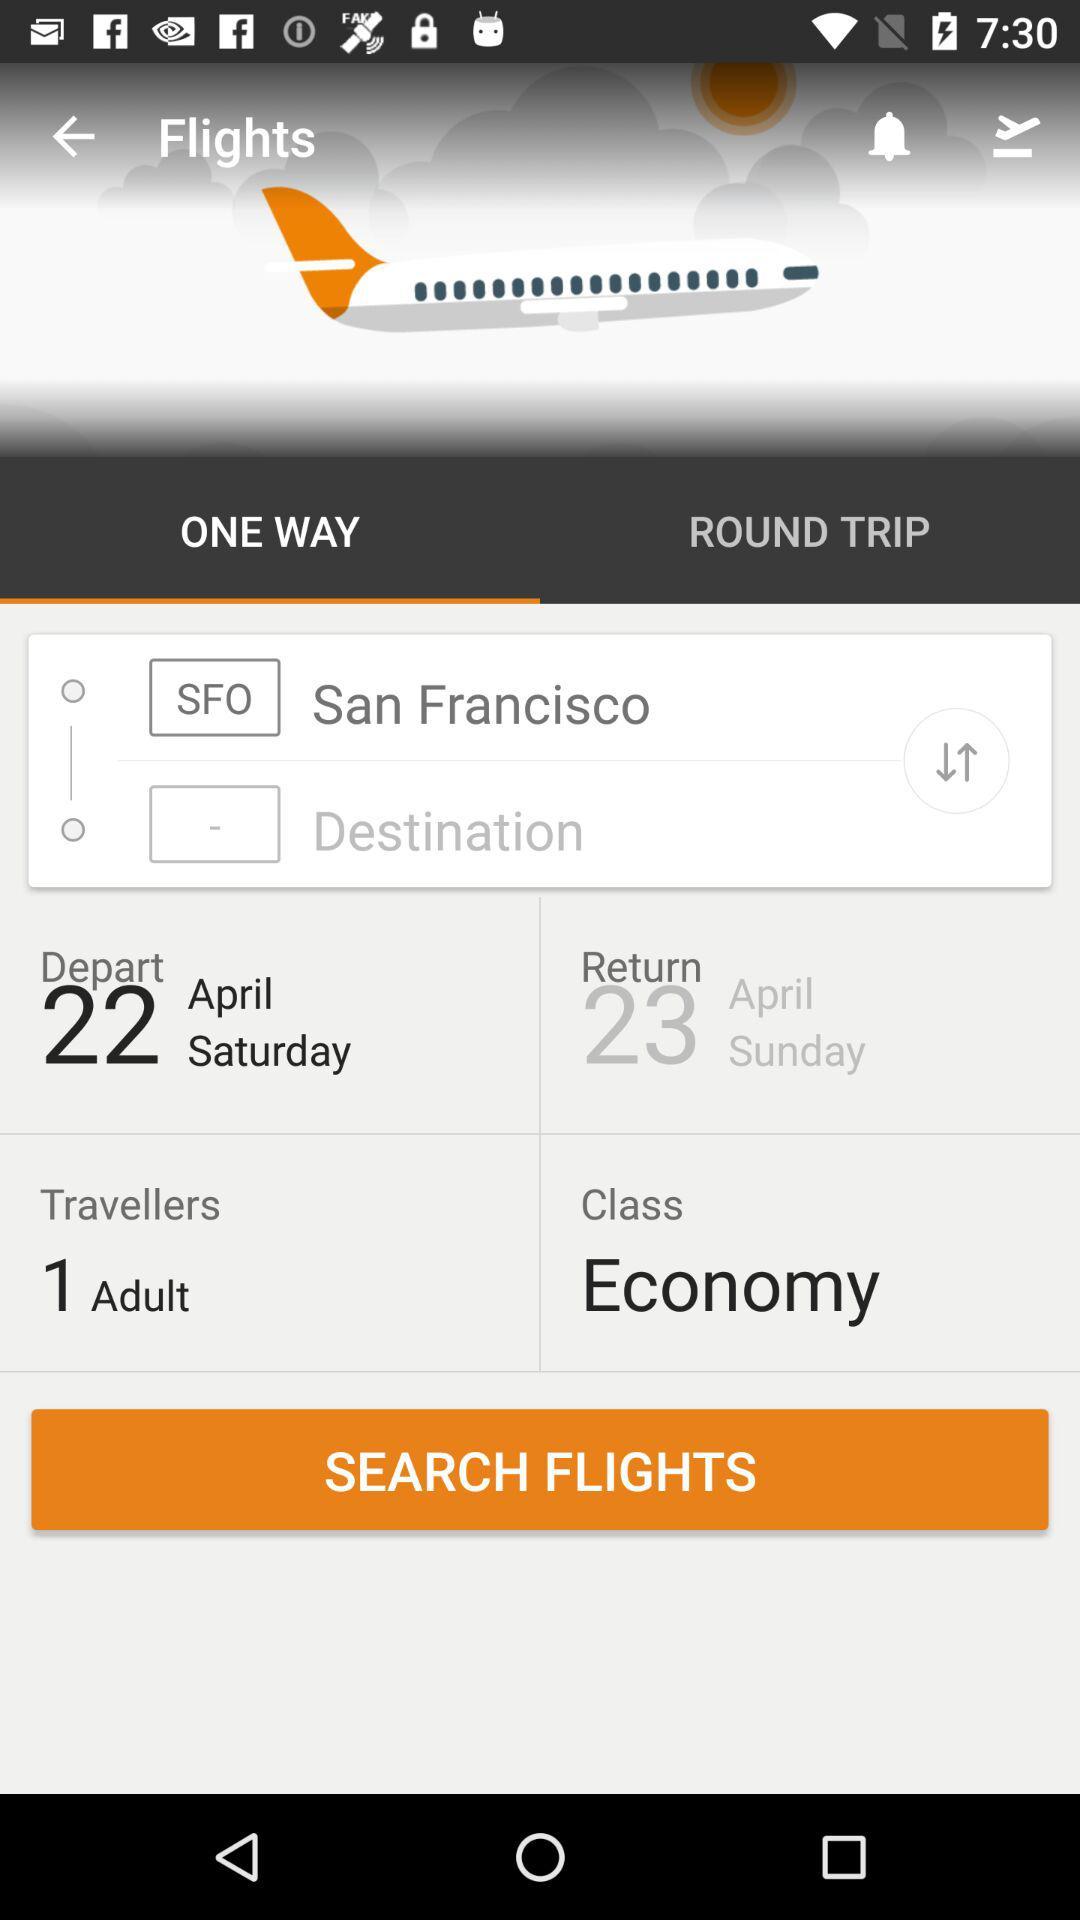 The image size is (1080, 1920). I want to click on destination, so click(508, 824).